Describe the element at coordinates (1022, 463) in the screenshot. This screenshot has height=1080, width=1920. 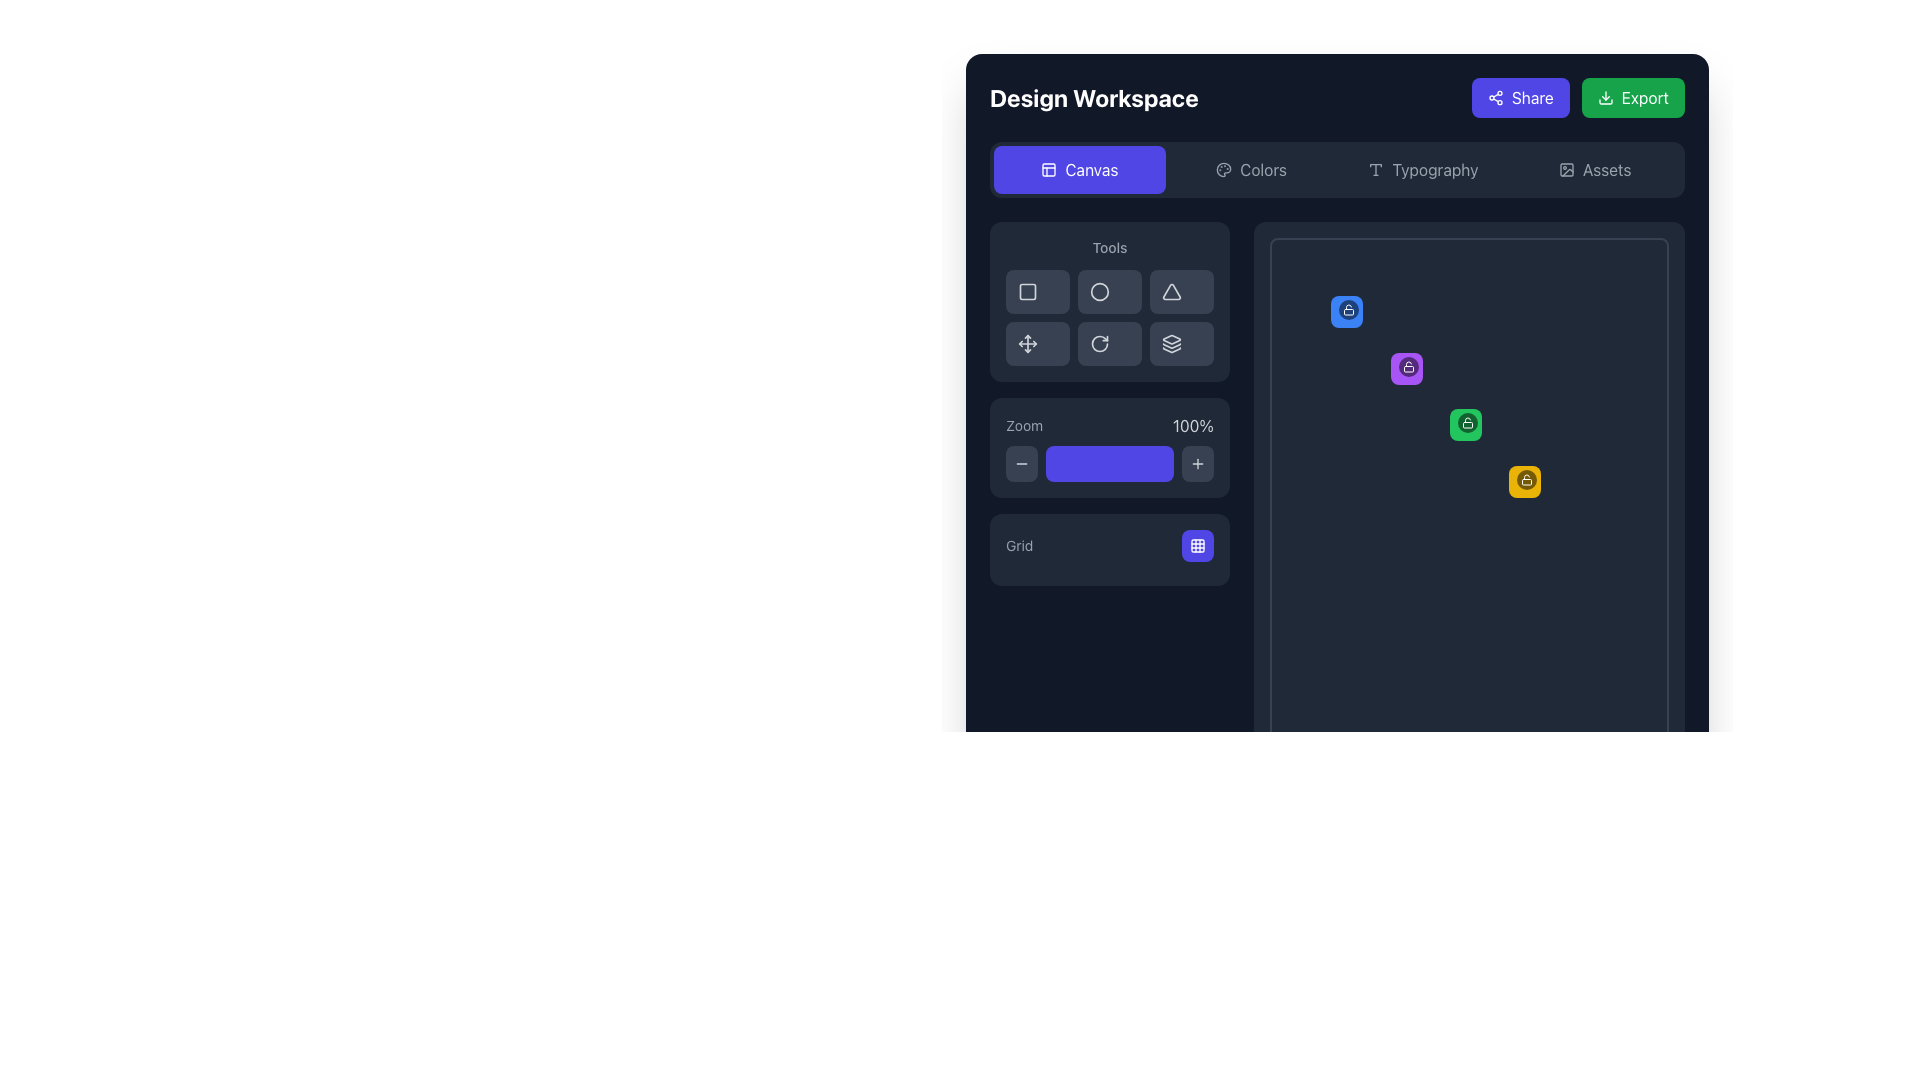
I see `the minus icon button located in the 'Zoom' section of the interface to zoom out` at that location.